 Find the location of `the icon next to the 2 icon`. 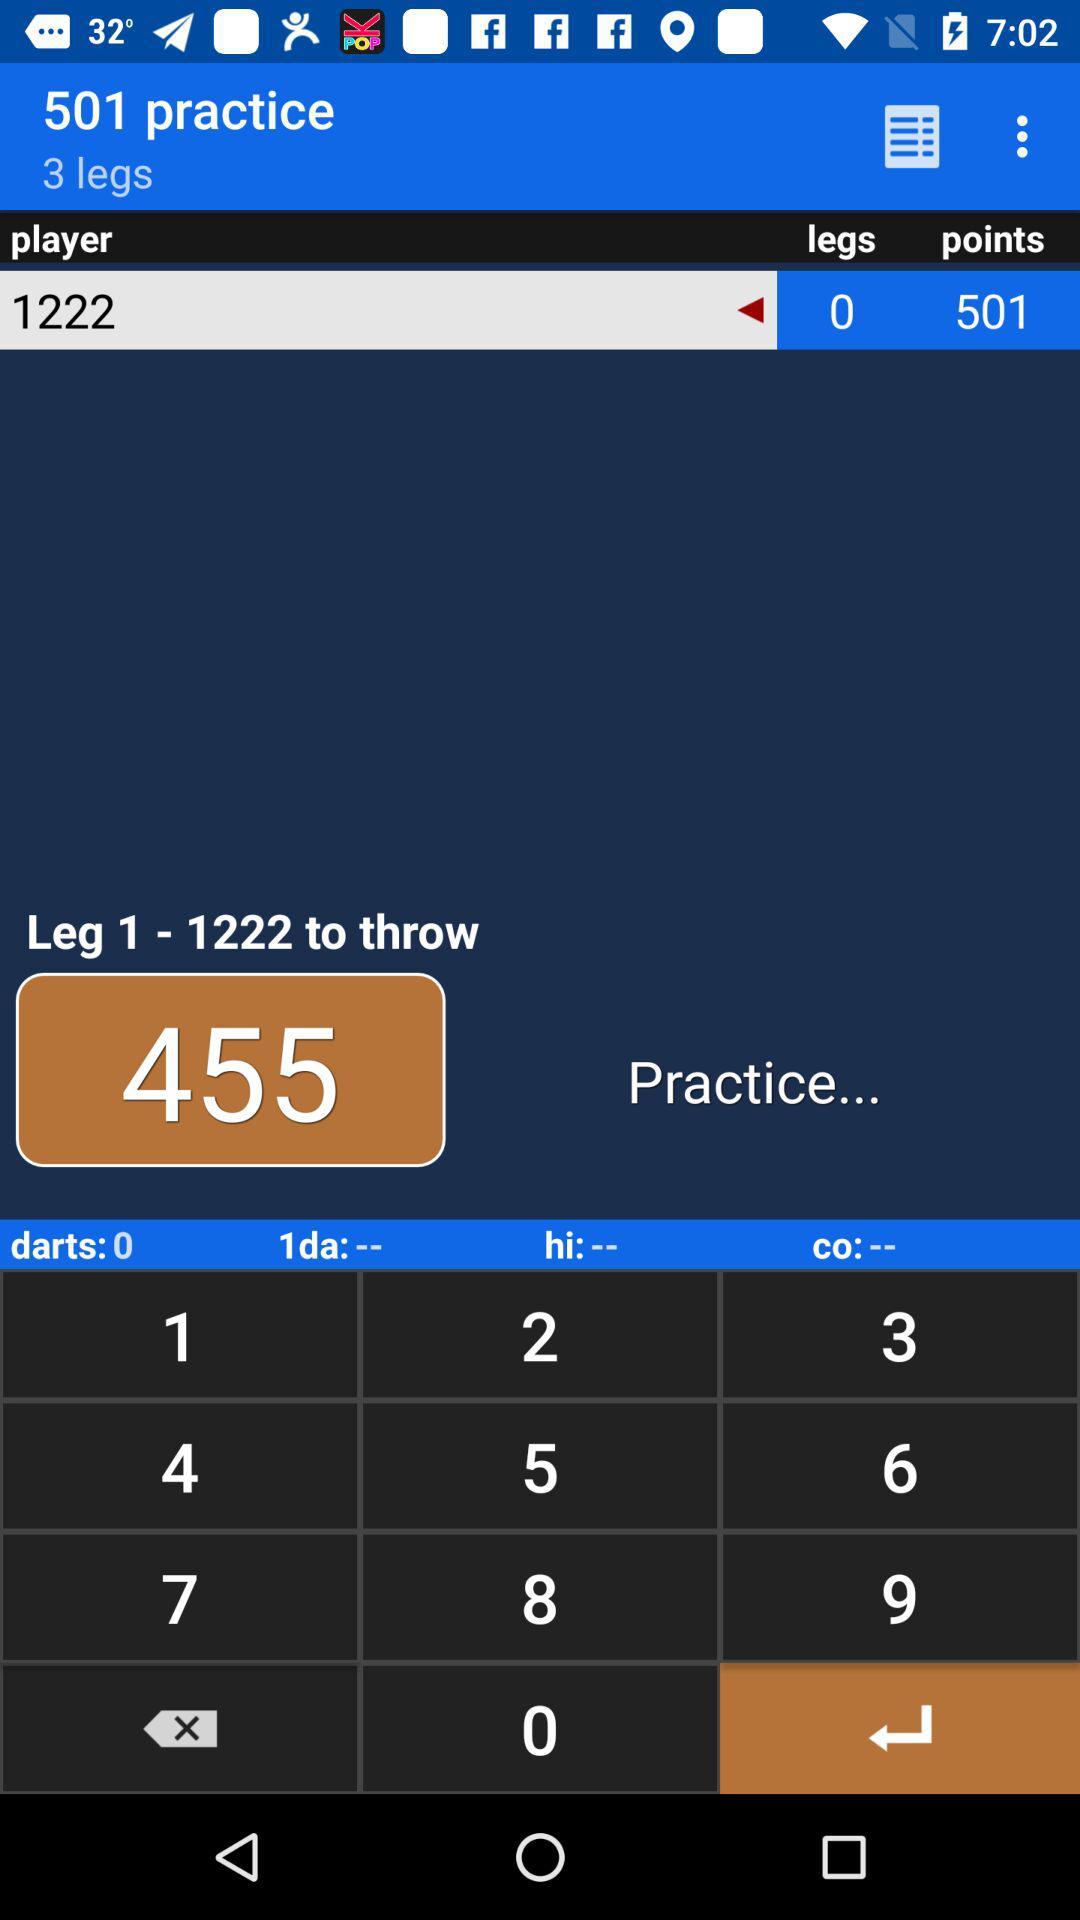

the icon next to the 2 icon is located at coordinates (898, 1465).